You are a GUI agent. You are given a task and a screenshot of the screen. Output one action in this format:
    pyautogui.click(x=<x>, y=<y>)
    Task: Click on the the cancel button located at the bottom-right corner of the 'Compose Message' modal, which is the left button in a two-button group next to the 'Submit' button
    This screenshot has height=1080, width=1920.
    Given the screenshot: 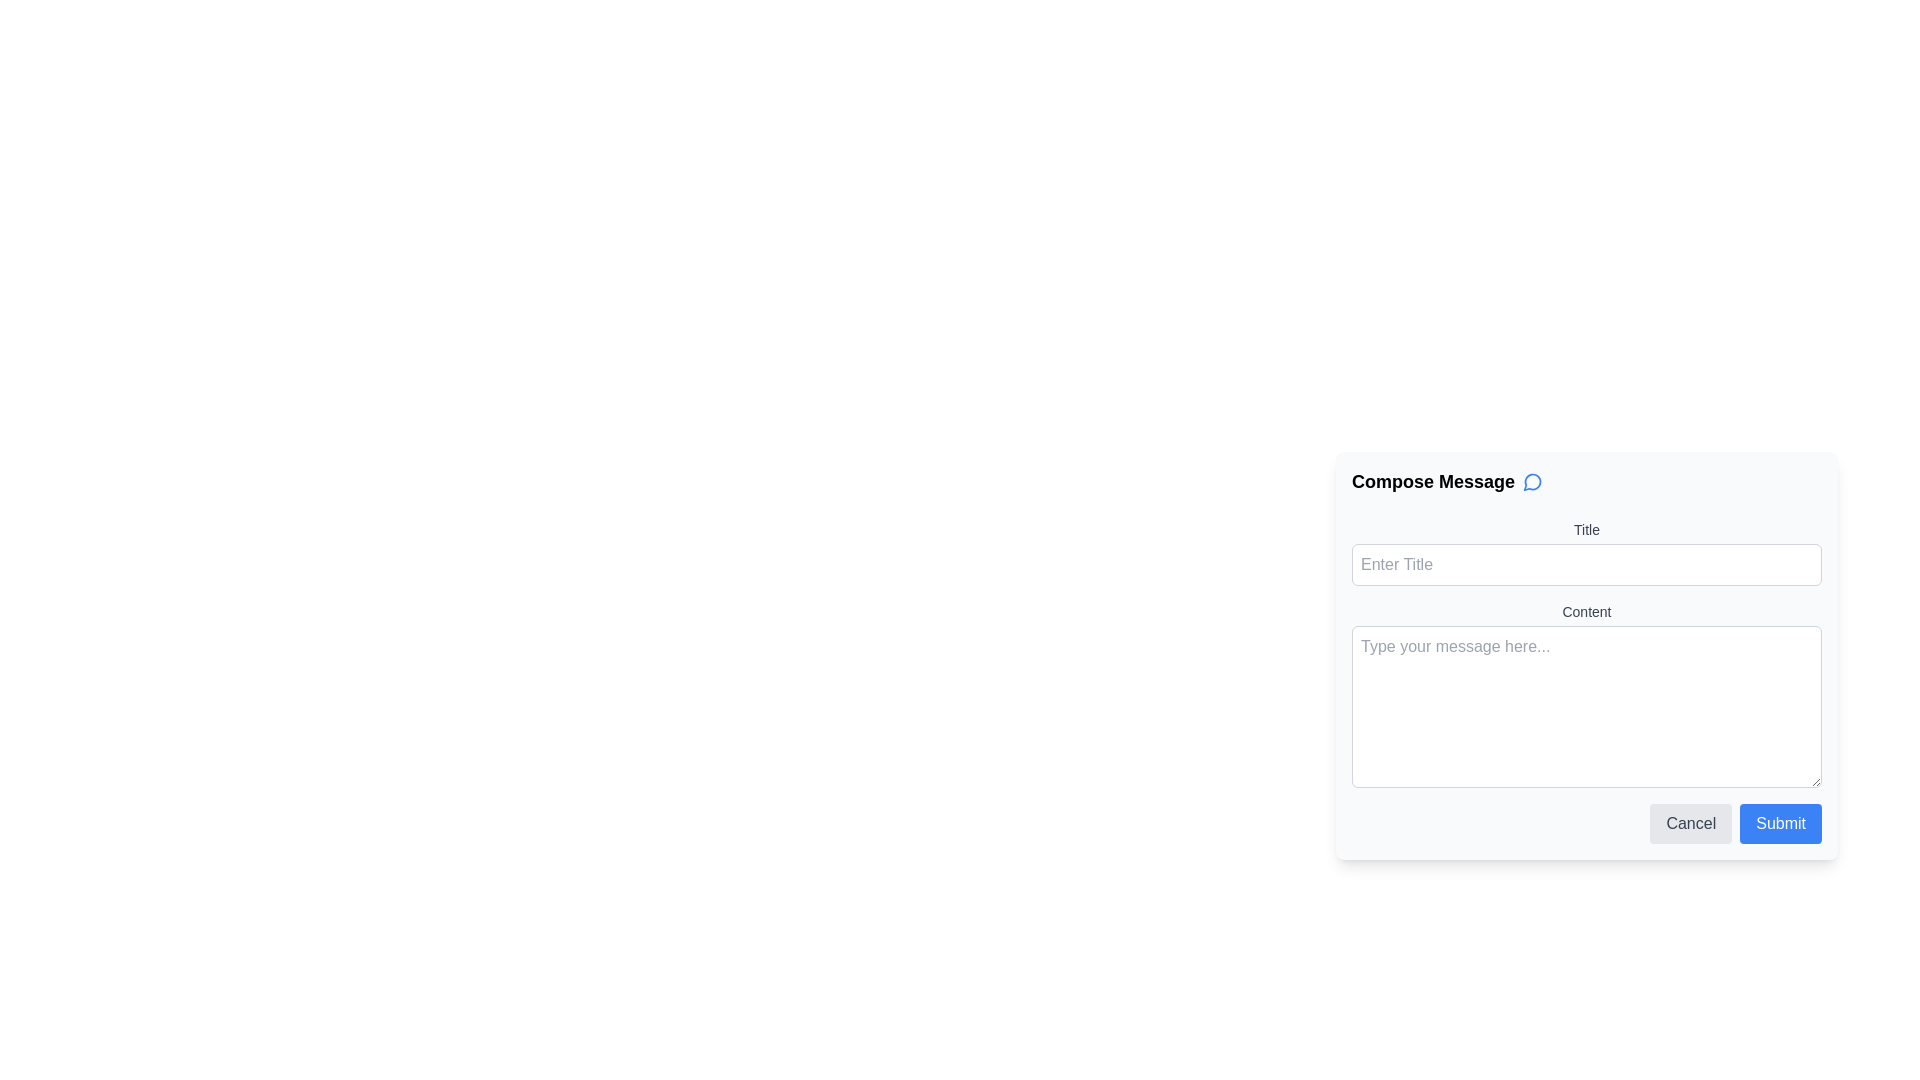 What is the action you would take?
    pyautogui.click(x=1690, y=824)
    